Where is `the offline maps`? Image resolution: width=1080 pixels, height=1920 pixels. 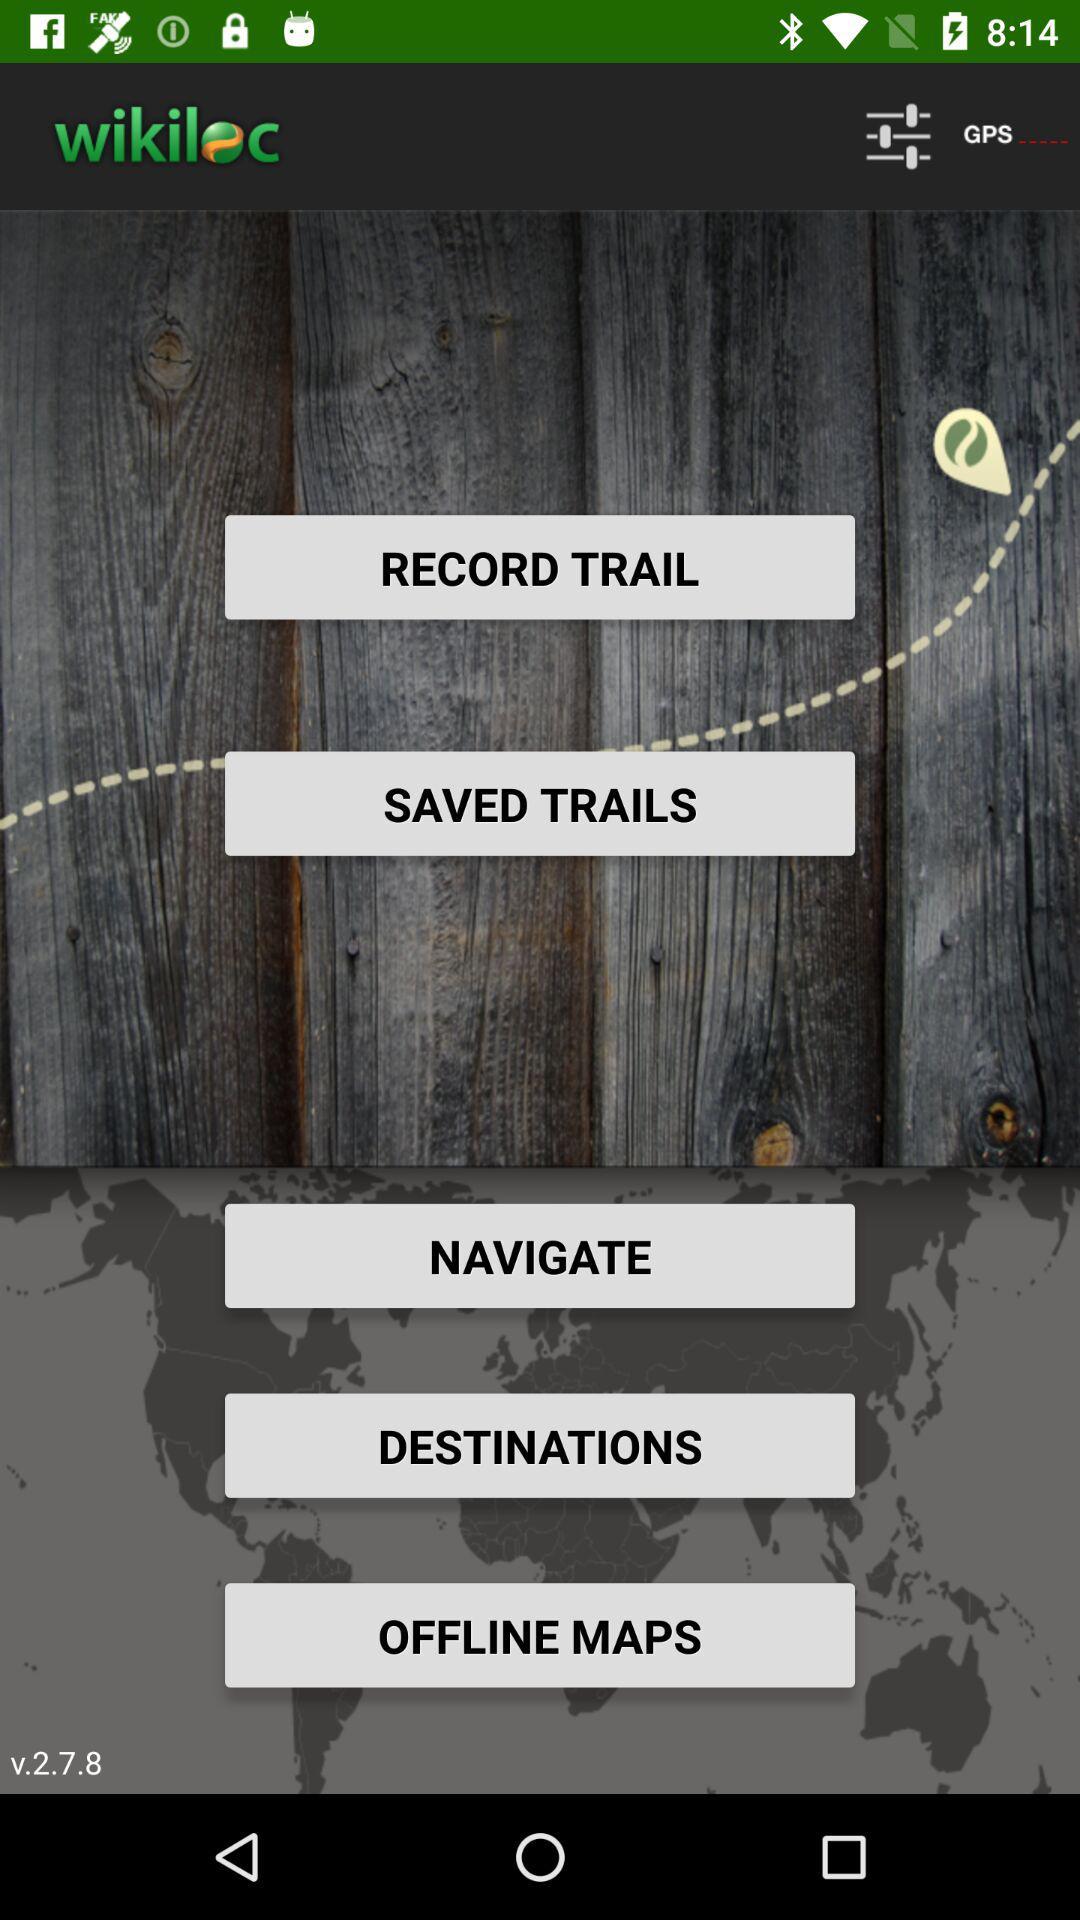 the offline maps is located at coordinates (540, 1635).